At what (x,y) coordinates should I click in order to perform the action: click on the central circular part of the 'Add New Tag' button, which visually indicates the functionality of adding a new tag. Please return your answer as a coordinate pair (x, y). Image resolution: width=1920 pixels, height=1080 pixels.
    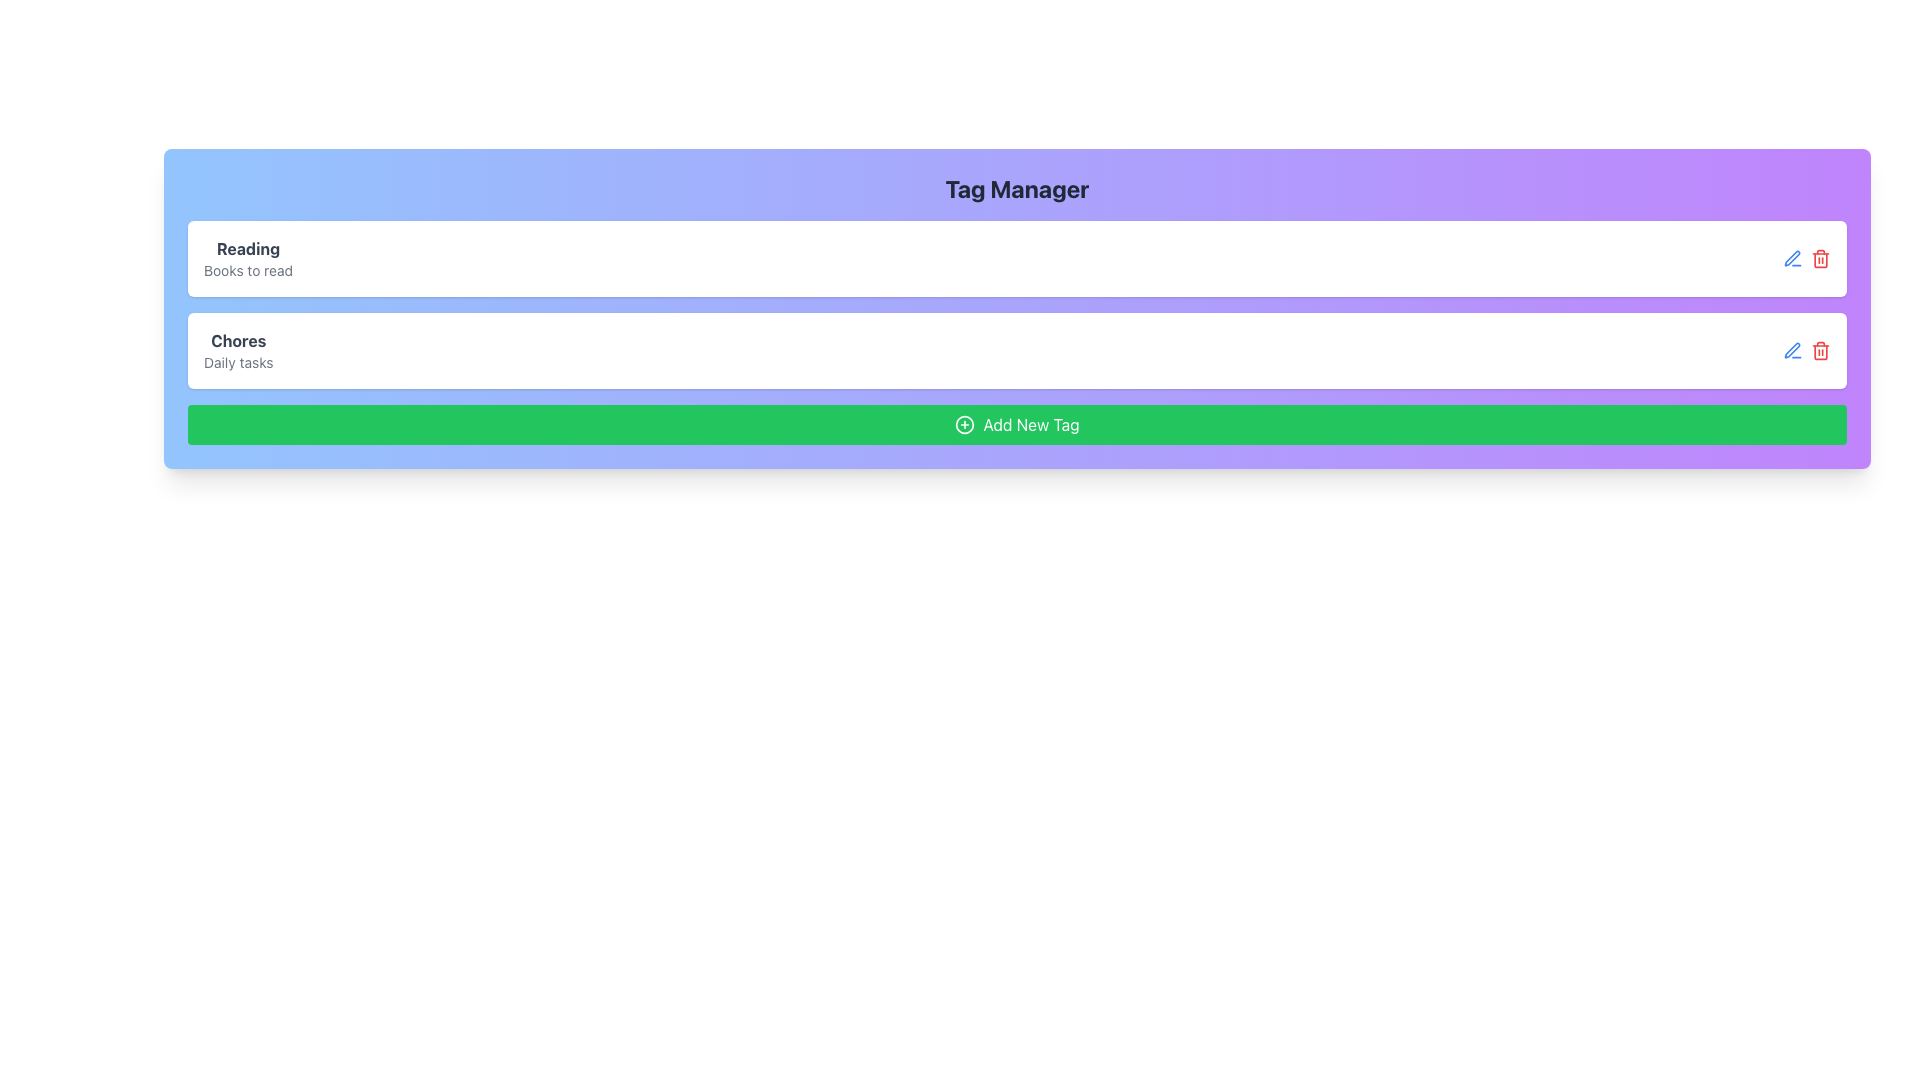
    Looking at the image, I should click on (965, 423).